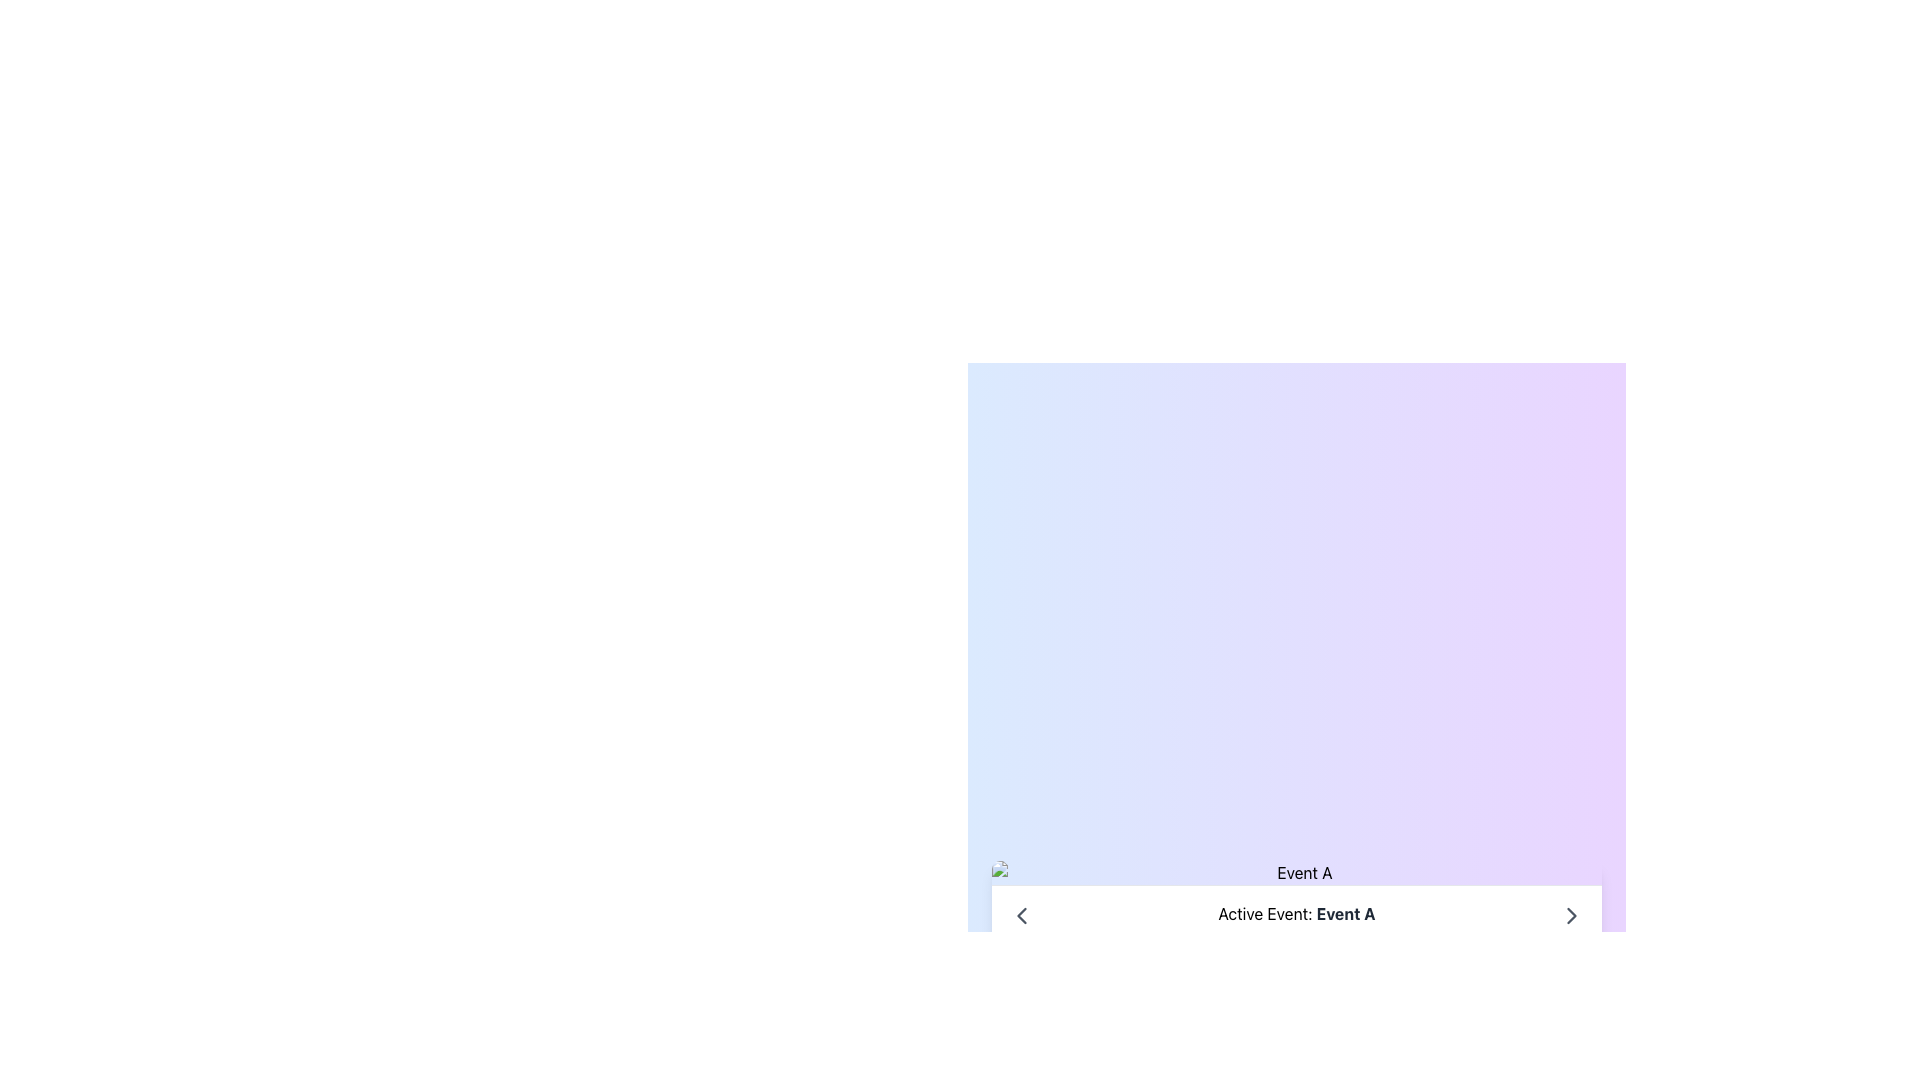  What do you see at coordinates (1022, 914) in the screenshot?
I see `the back navigation button located at the far left side of the footer bar to observe its hover effects` at bounding box center [1022, 914].